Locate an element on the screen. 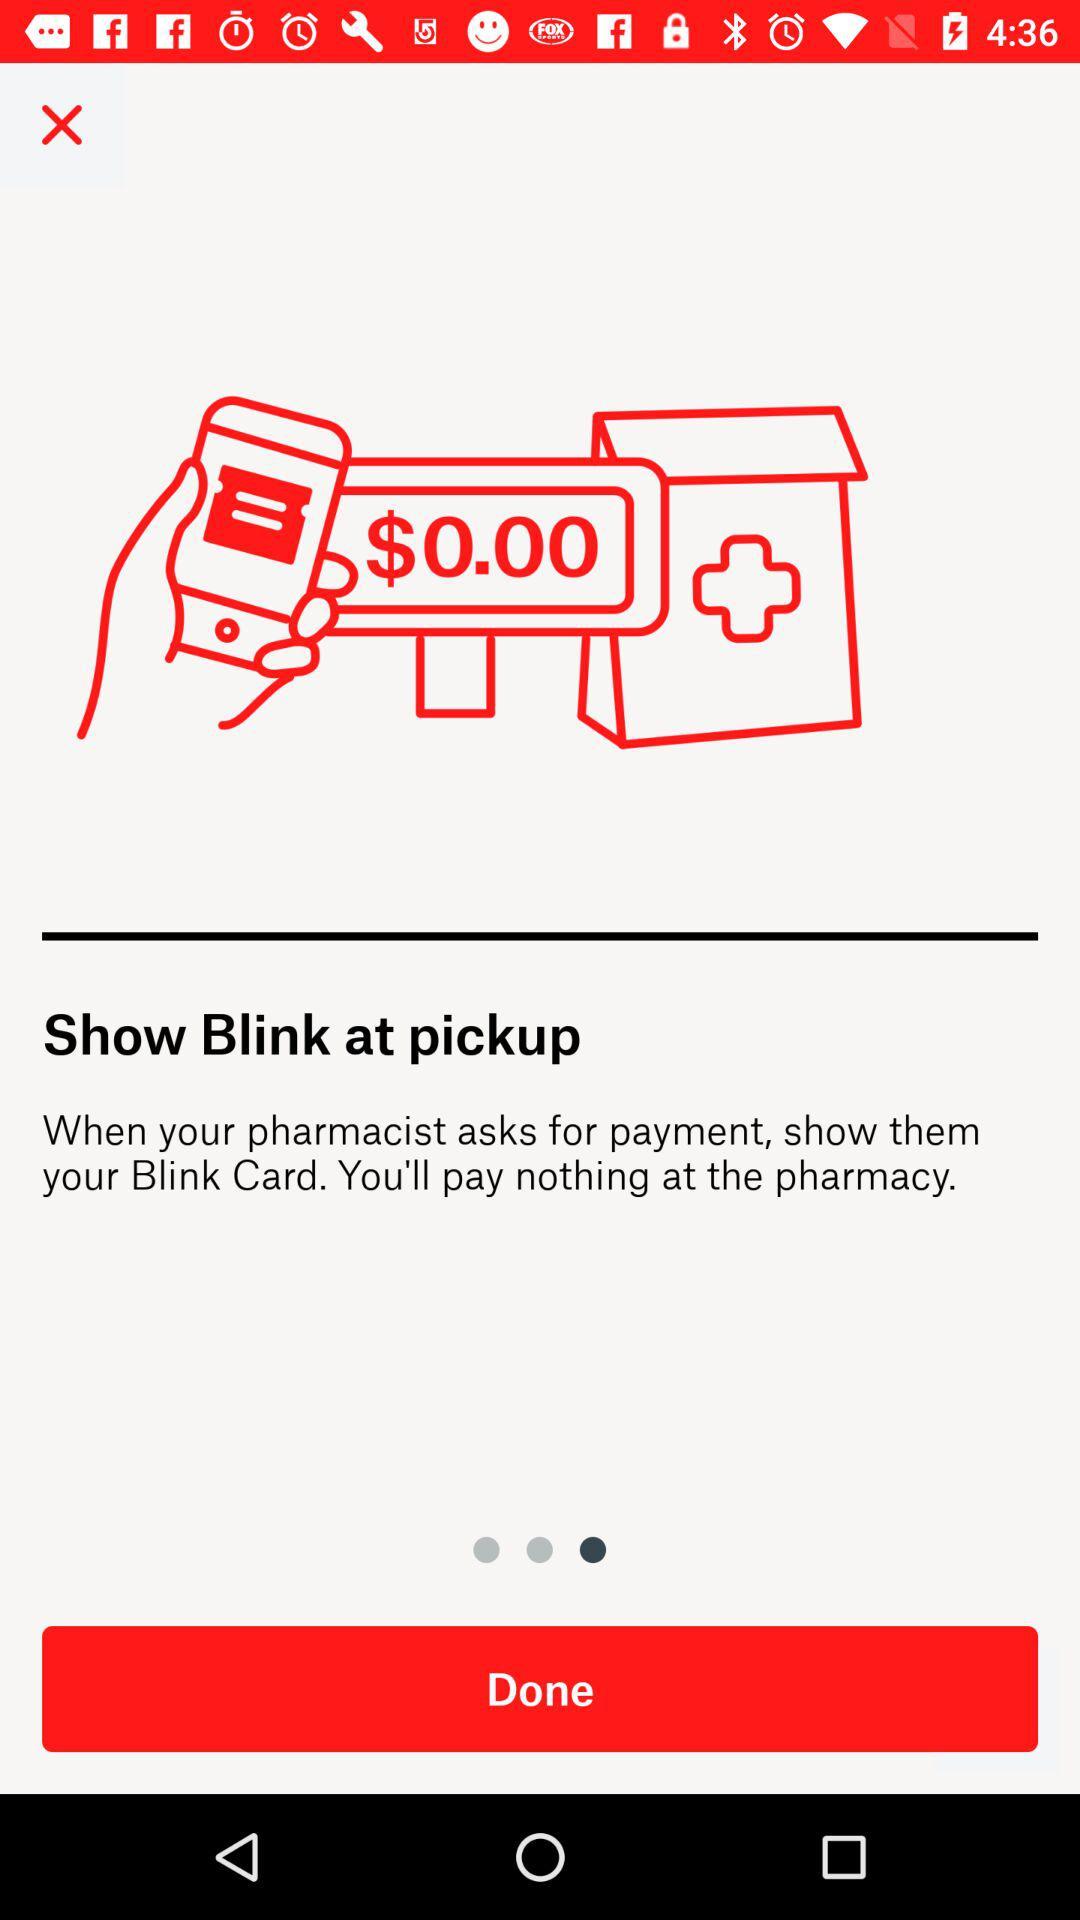  close is located at coordinates (60, 123).